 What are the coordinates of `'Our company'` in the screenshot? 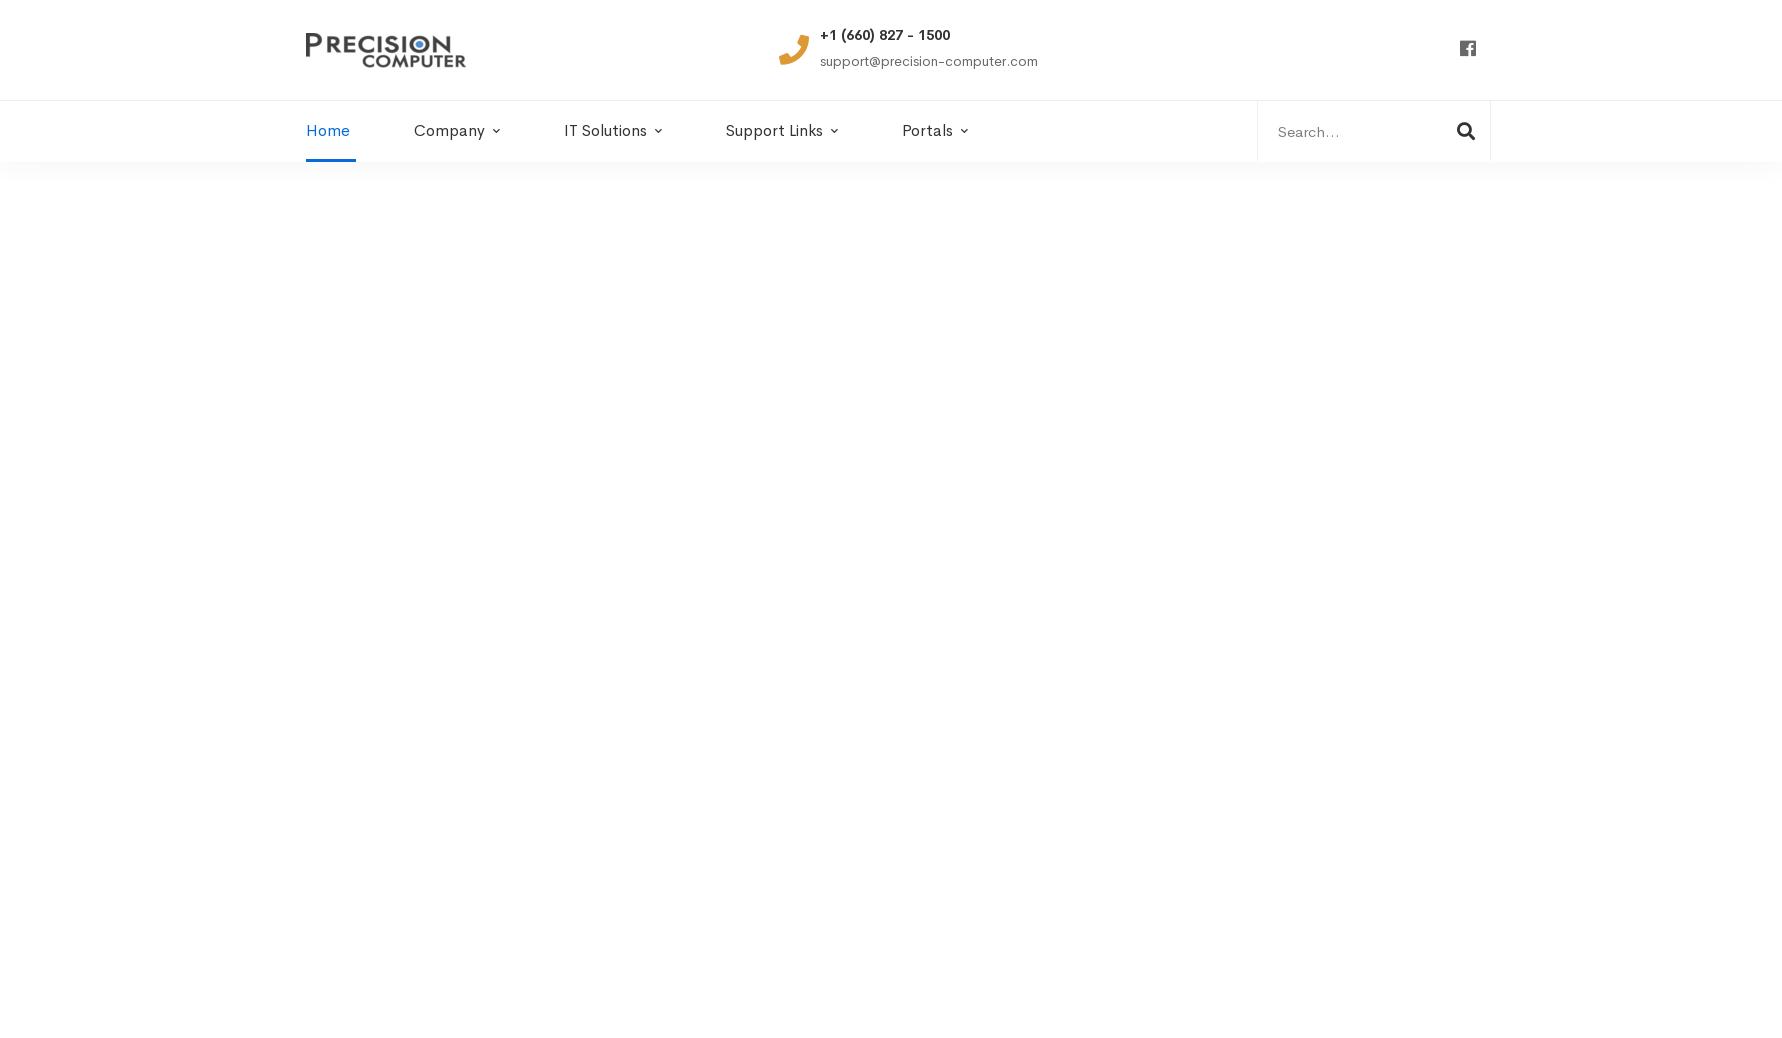 It's located at (376, 702).